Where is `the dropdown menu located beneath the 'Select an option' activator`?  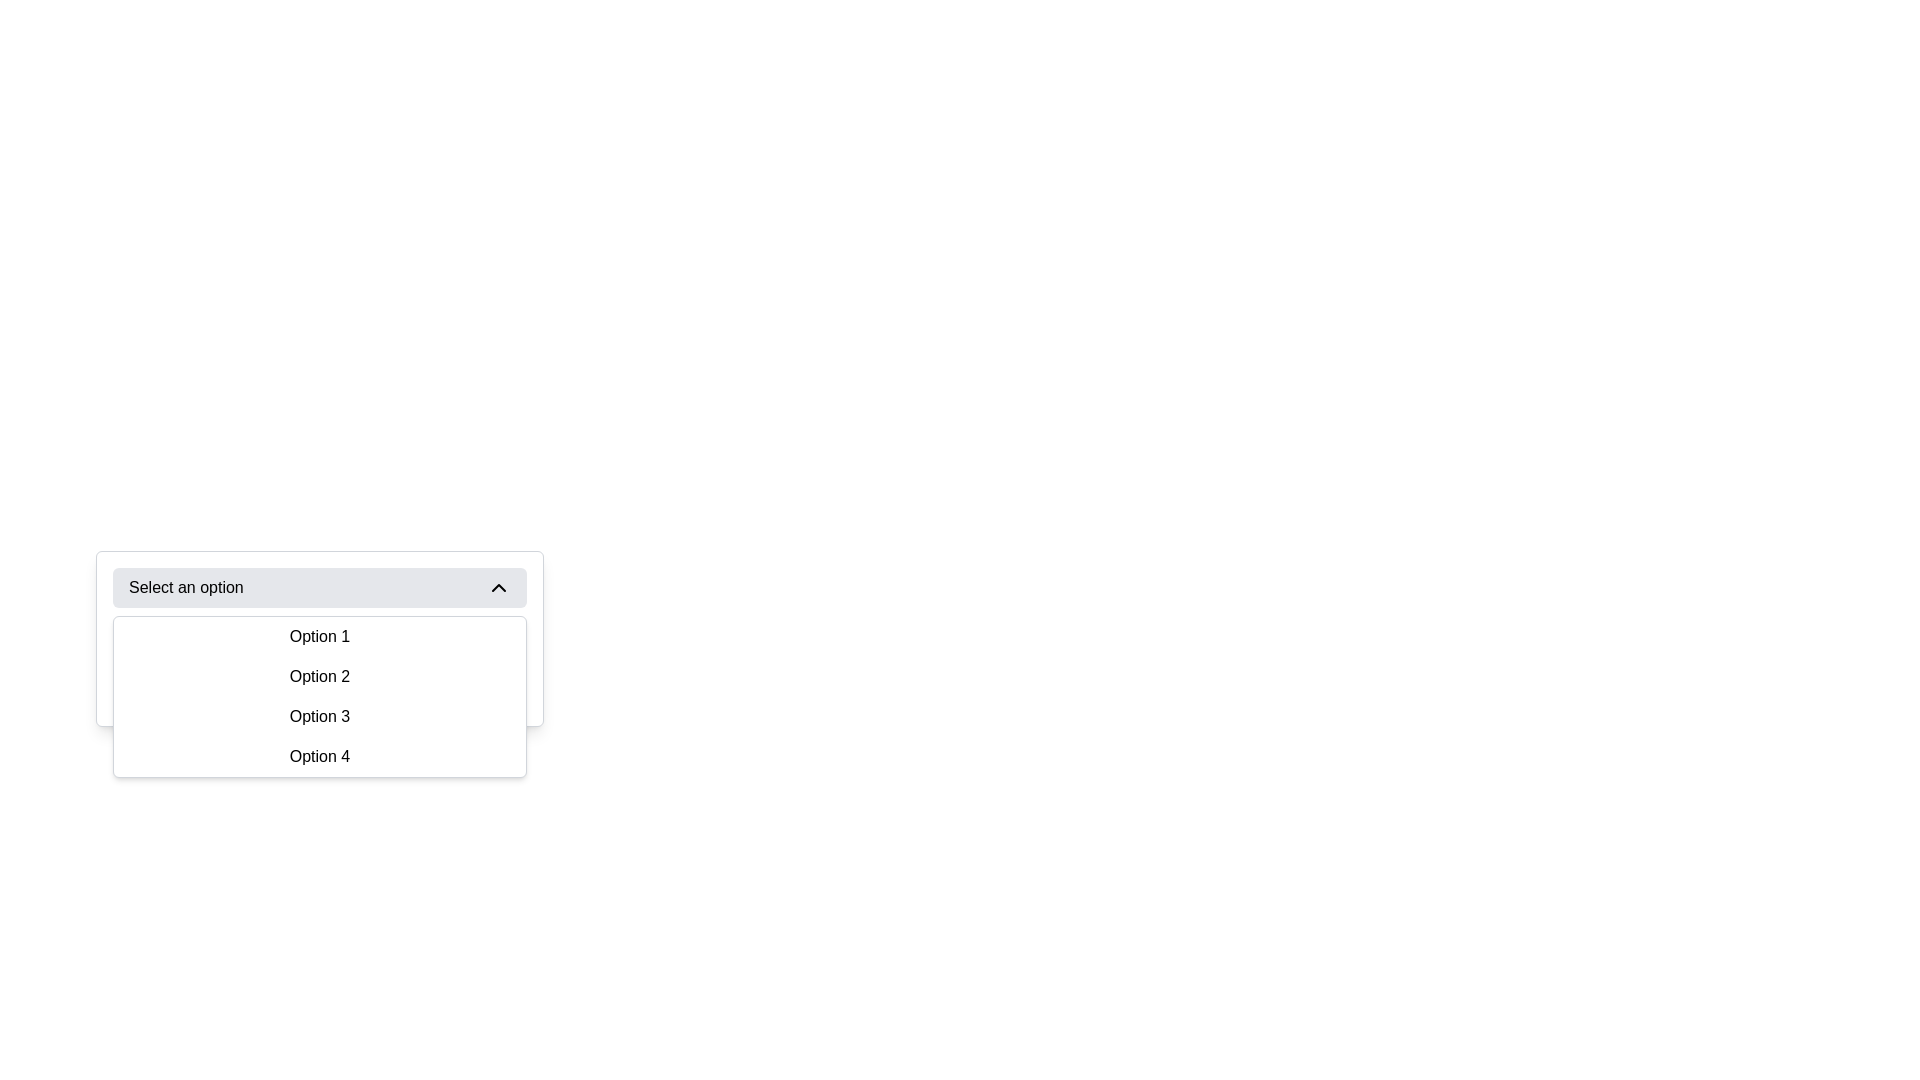 the dropdown menu located beneath the 'Select an option' activator is located at coordinates (320, 696).